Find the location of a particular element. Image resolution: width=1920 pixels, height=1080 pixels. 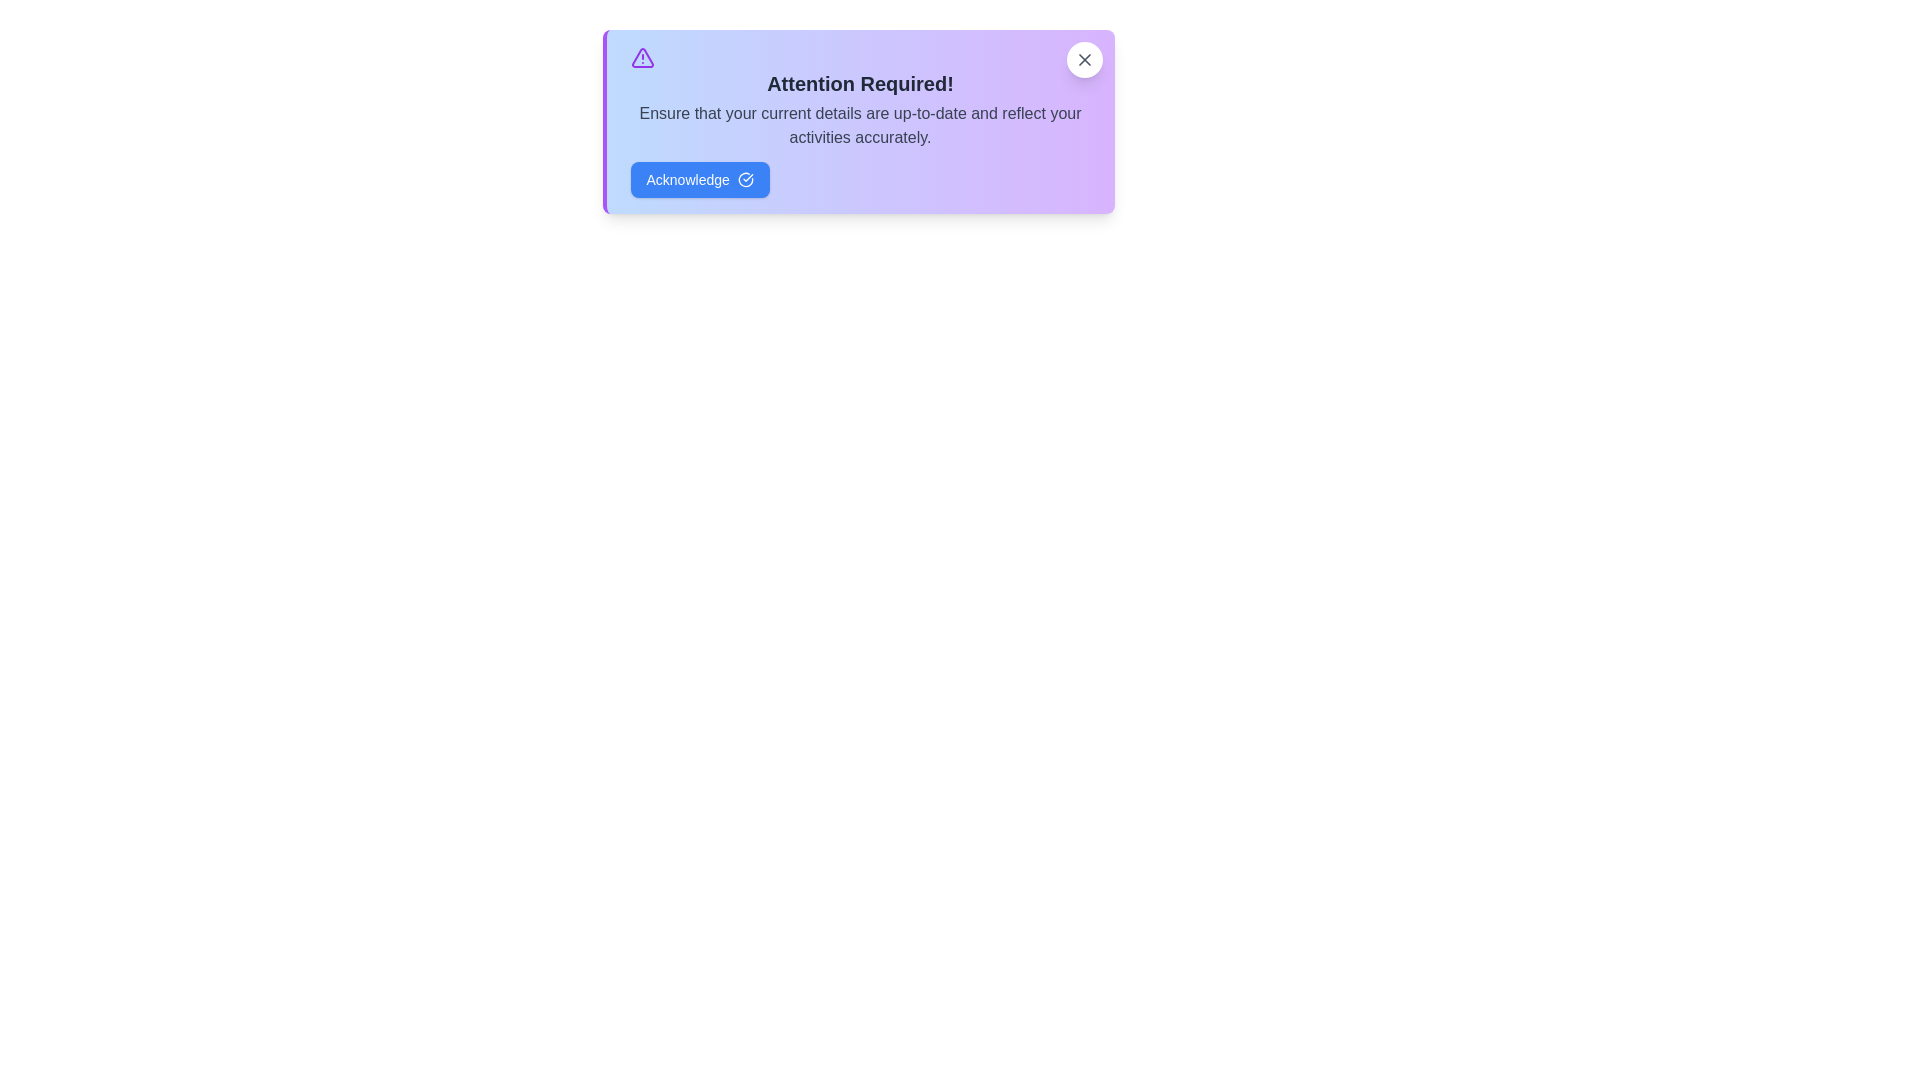

the close button to dismiss the alert is located at coordinates (1083, 59).